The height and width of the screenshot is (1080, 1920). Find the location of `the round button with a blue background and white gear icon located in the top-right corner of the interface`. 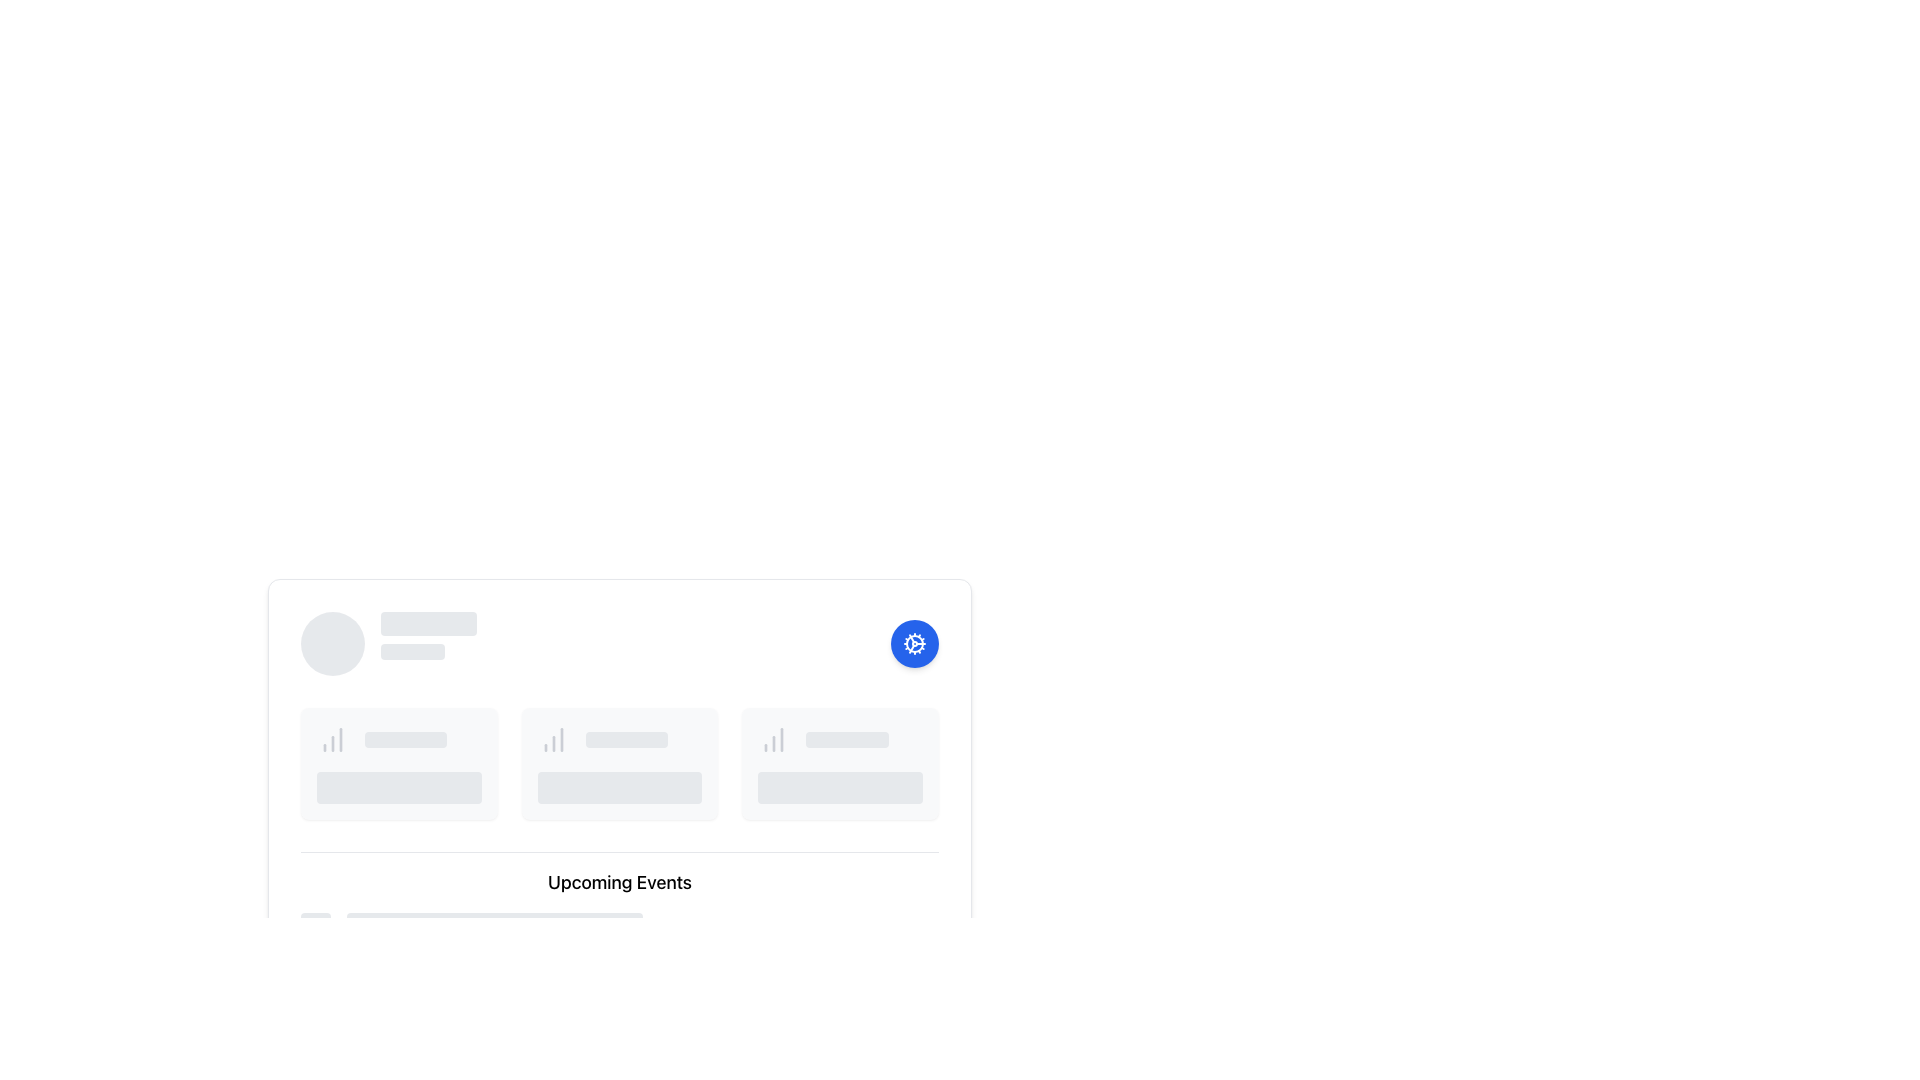

the round button with a blue background and white gear icon located in the top-right corner of the interface is located at coordinates (914, 644).